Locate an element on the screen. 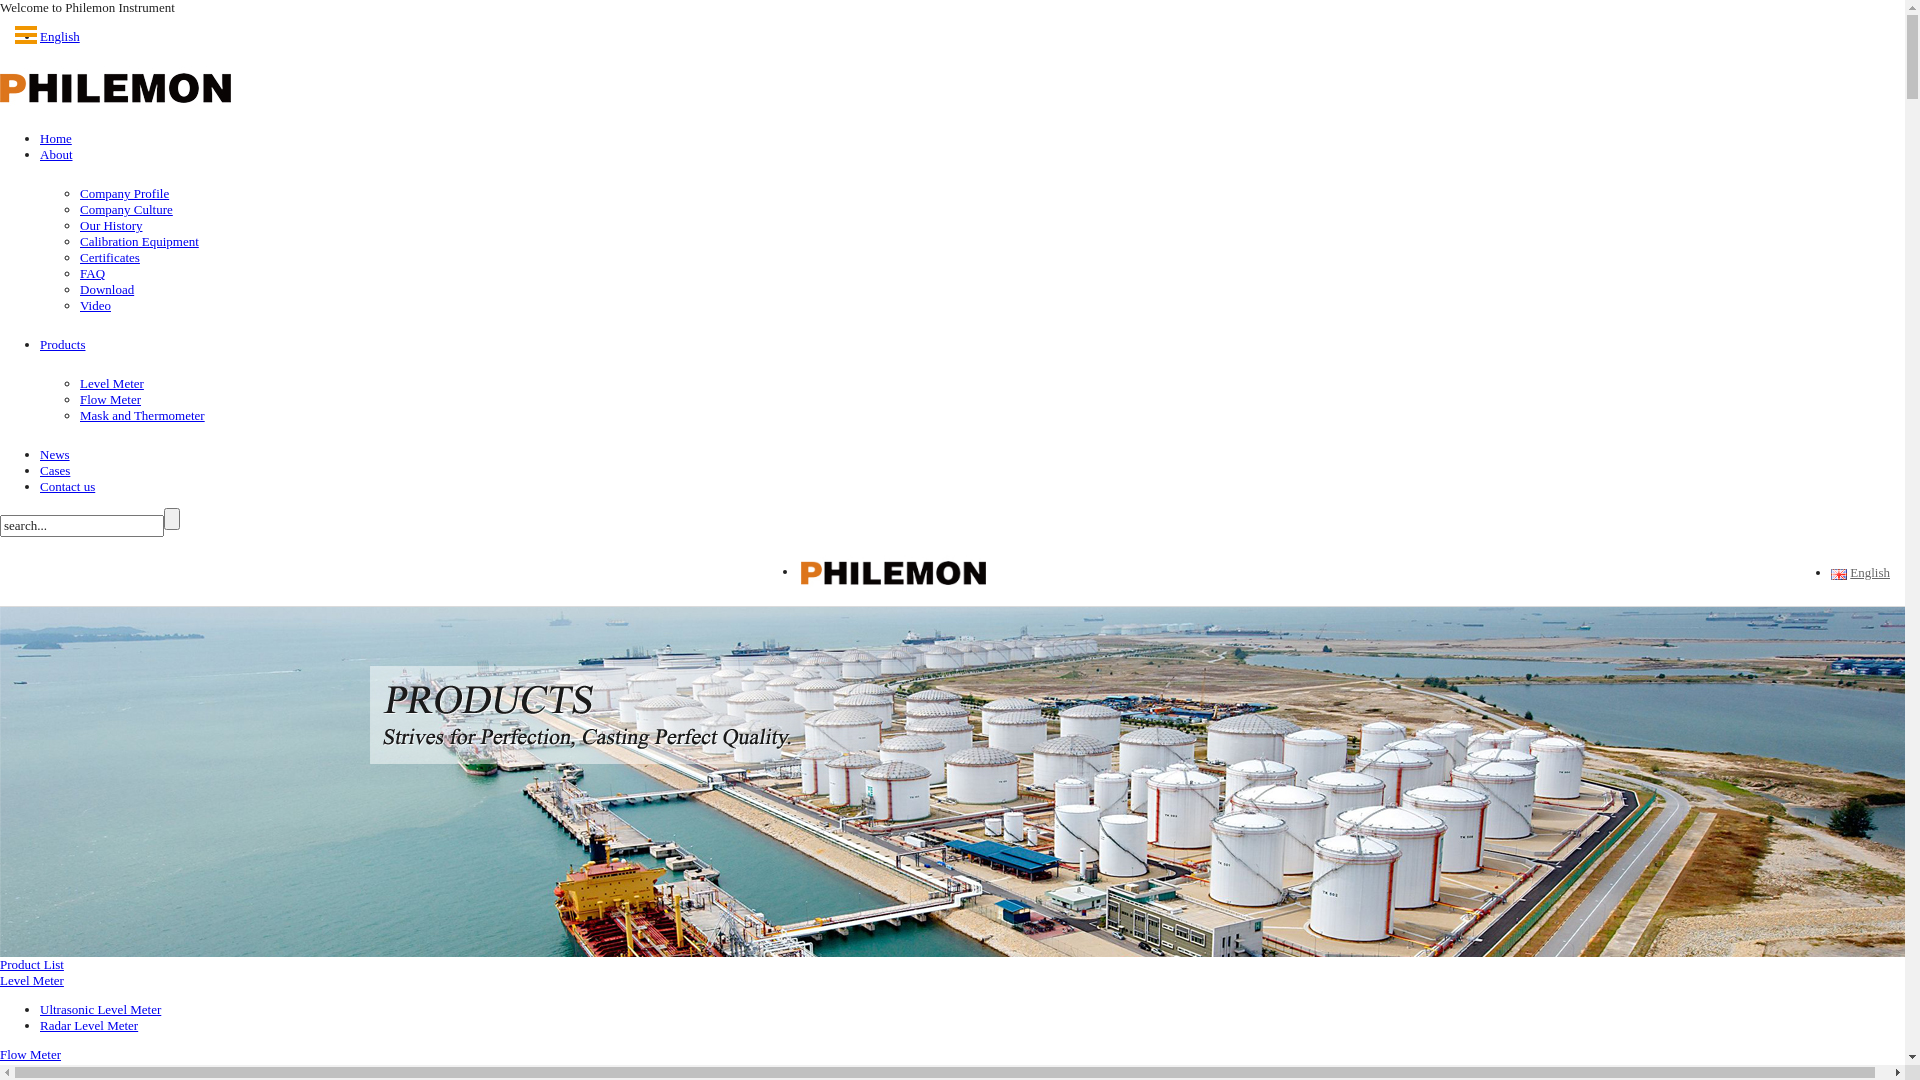 The height and width of the screenshot is (1080, 1920). 'Philemon Instrument' is located at coordinates (114, 85).